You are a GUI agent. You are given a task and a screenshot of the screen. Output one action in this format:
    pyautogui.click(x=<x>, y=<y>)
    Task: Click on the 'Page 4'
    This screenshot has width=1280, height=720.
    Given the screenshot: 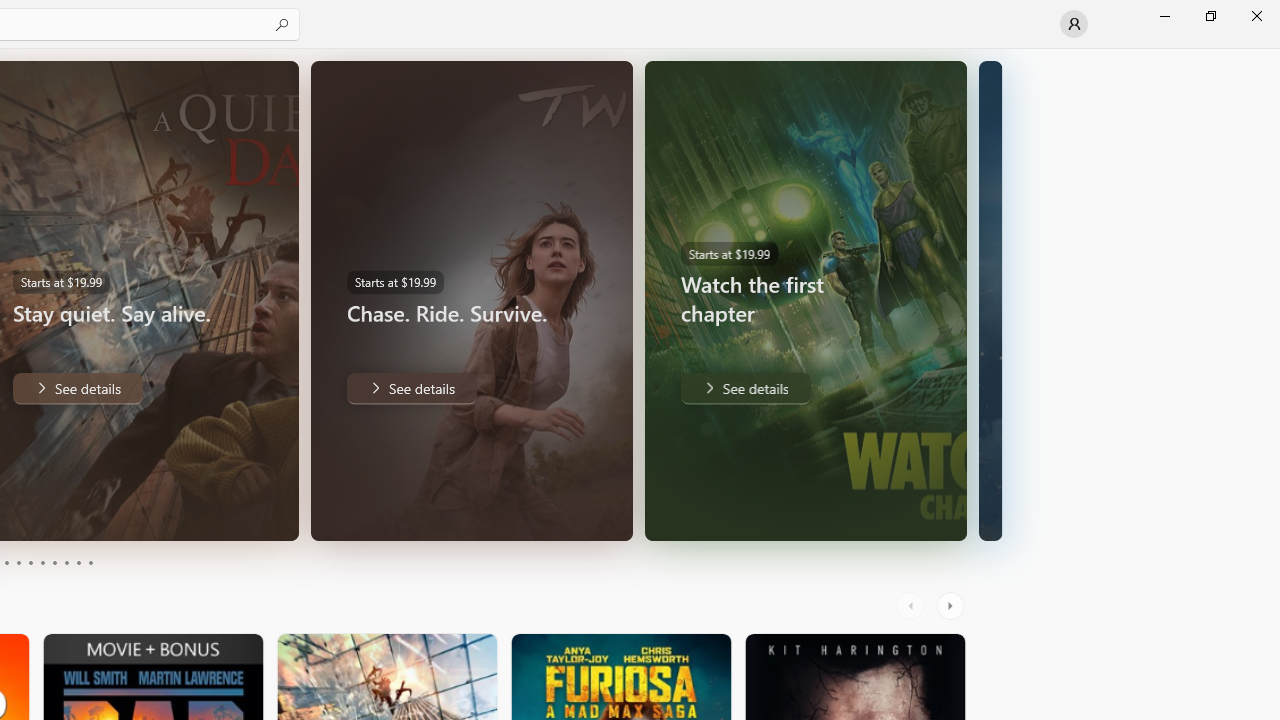 What is the action you would take?
    pyautogui.click(x=17, y=563)
    